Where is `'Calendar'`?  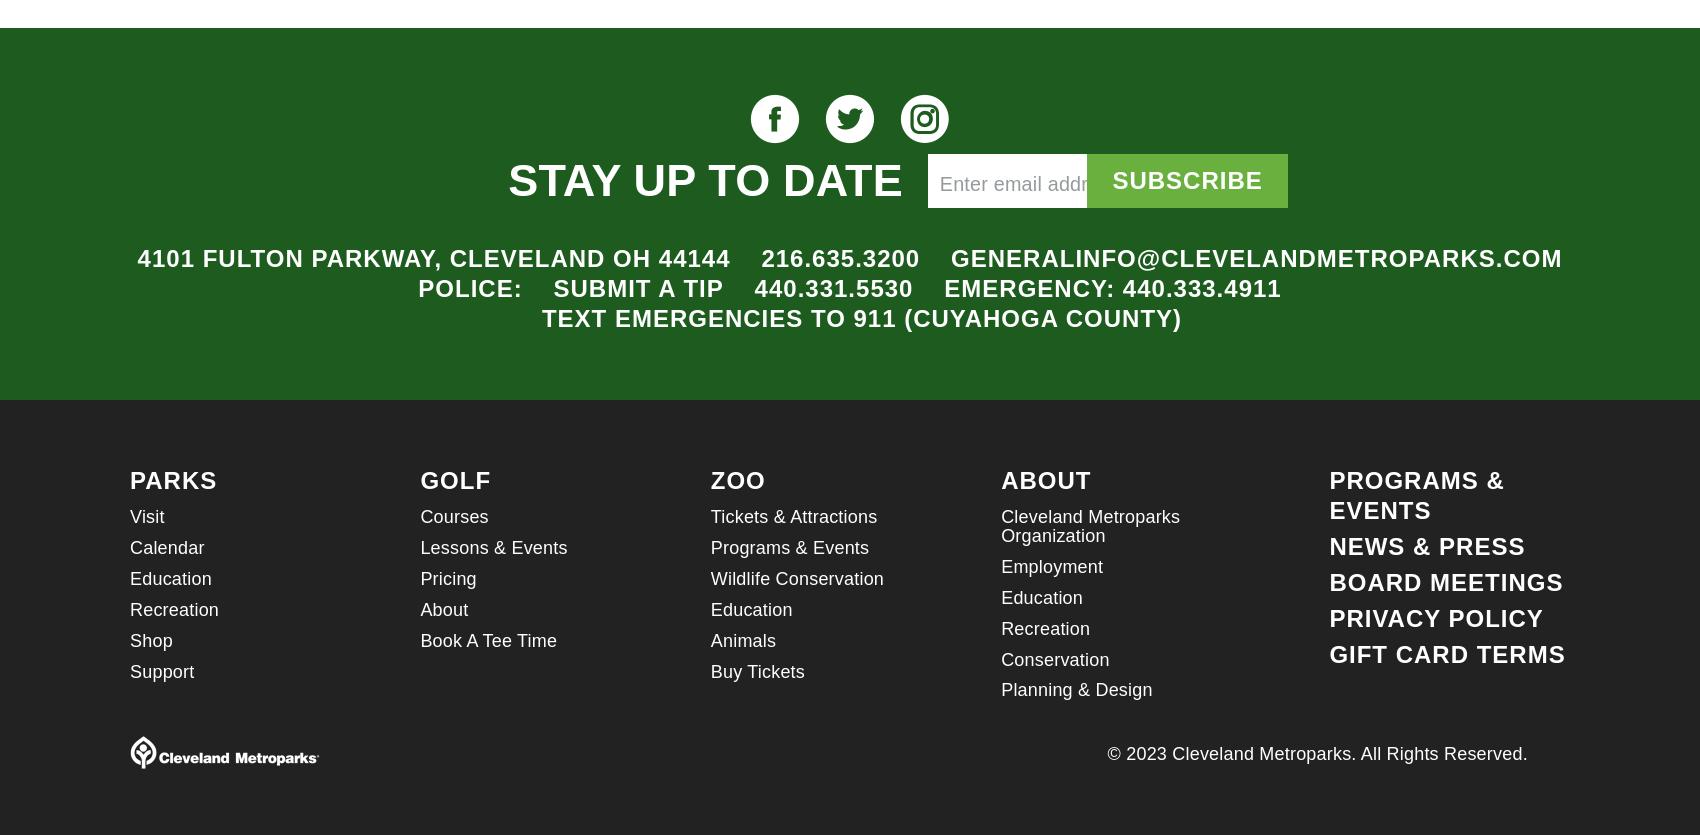 'Calendar' is located at coordinates (165, 547).